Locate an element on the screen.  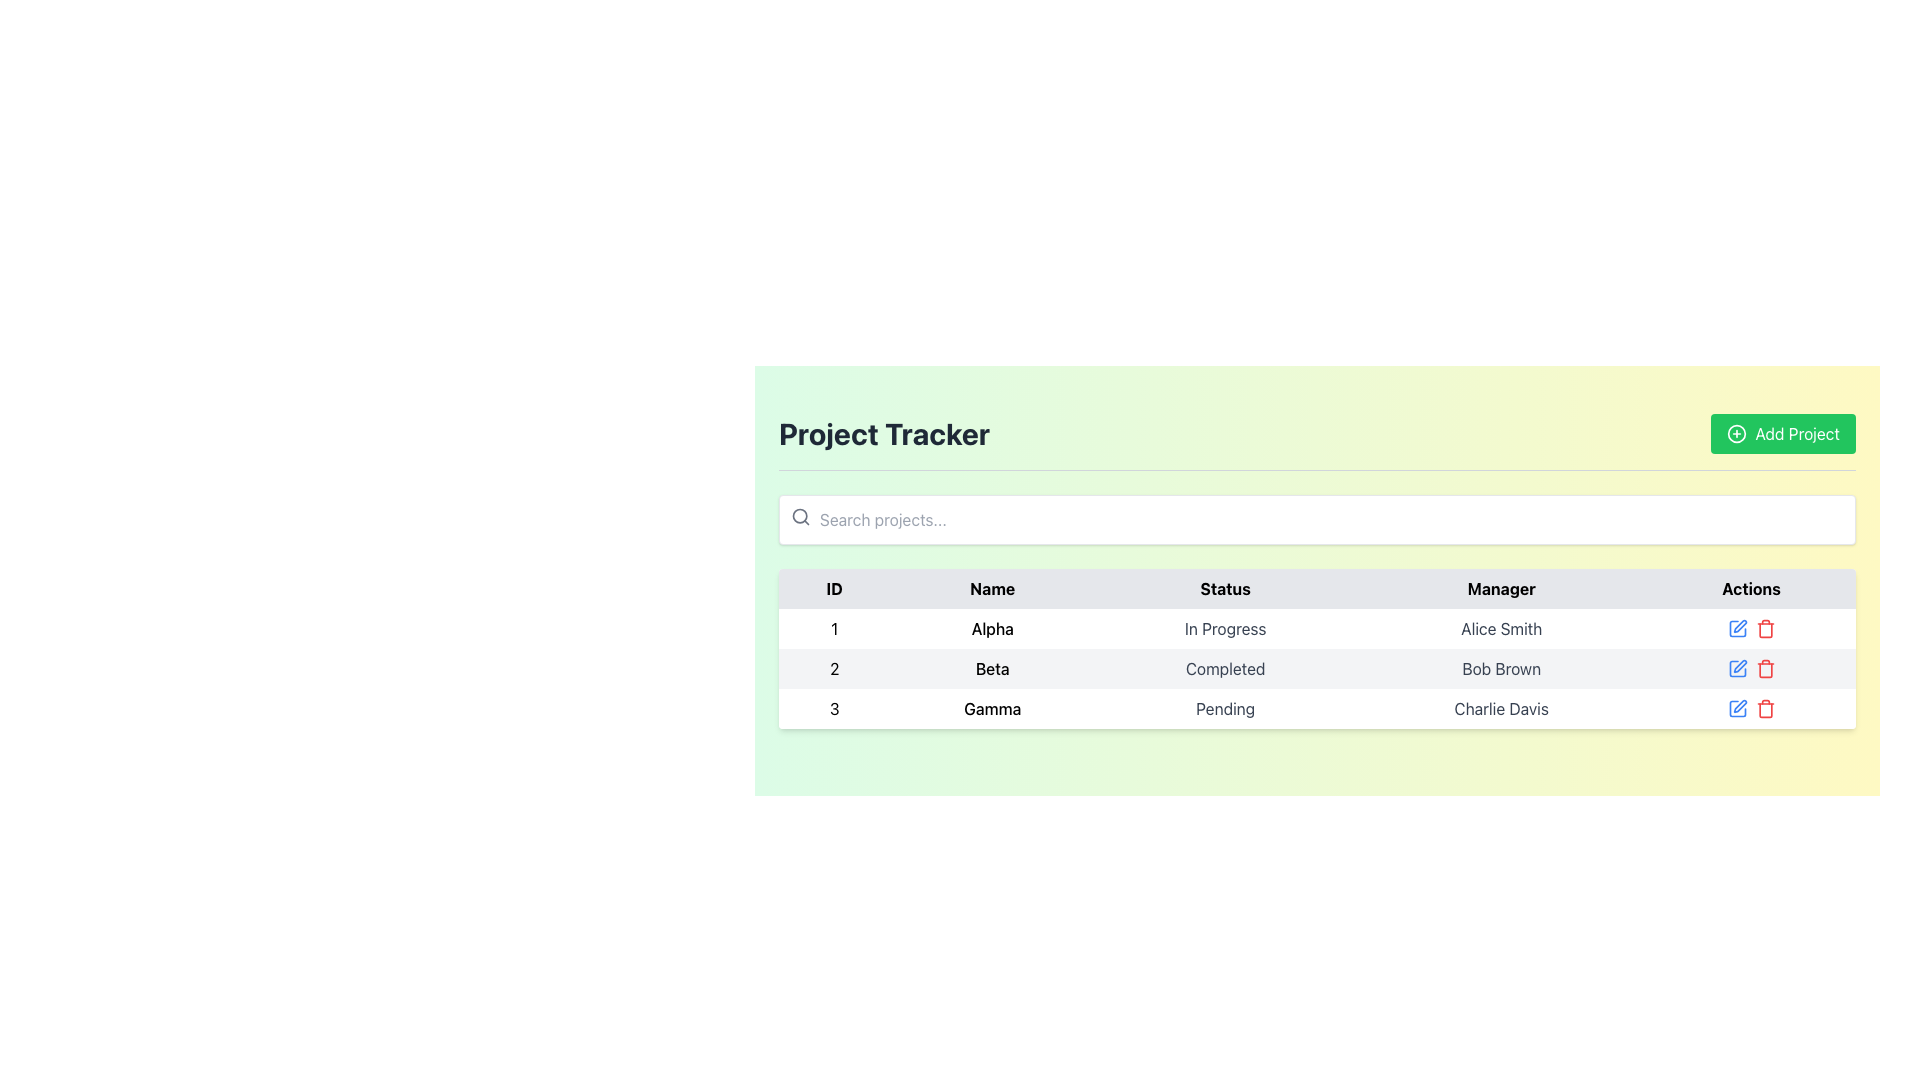
the button in the 'Actions' column corresponding to the last row for user 'Charlie Davis'. This button is the rightmost item in that row, located adjacent to an 'edit' icon is located at coordinates (1750, 708).